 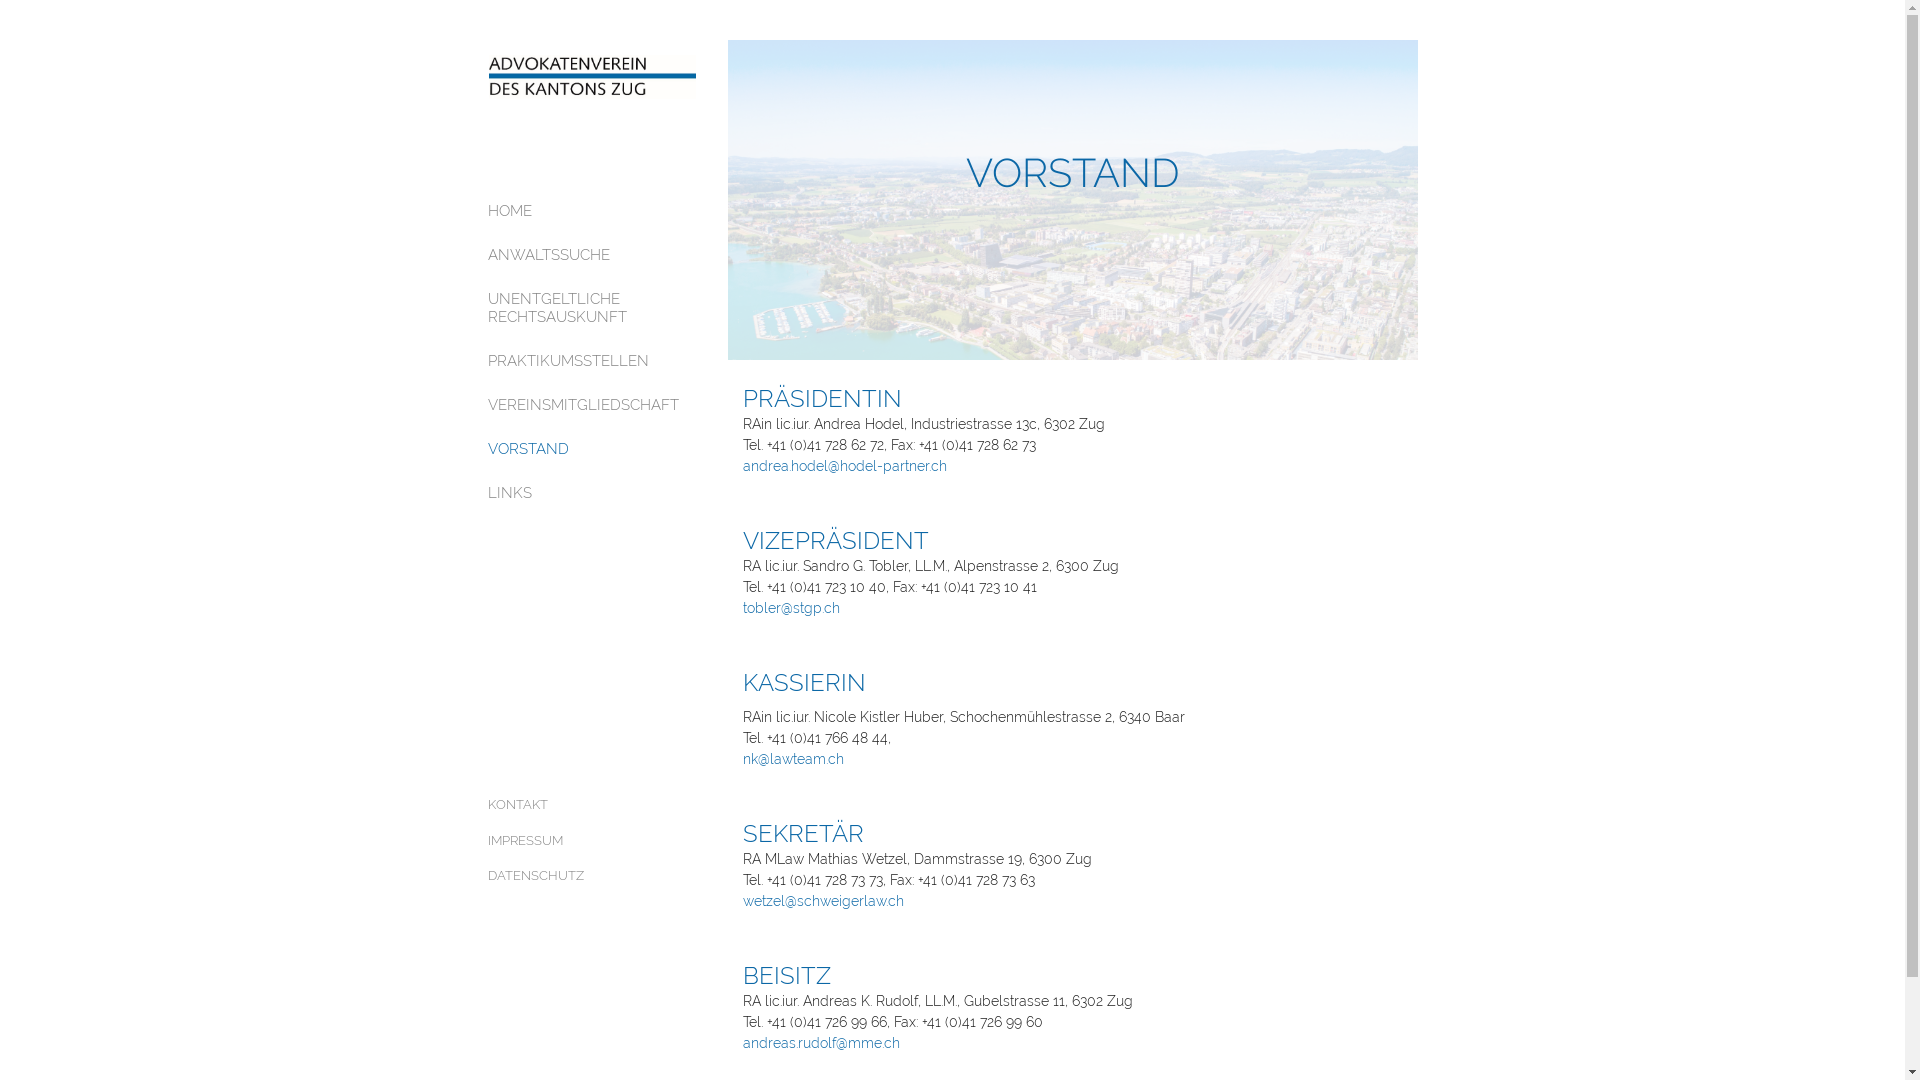 I want to click on 'ANWALTSSUCHE', so click(x=592, y=253).